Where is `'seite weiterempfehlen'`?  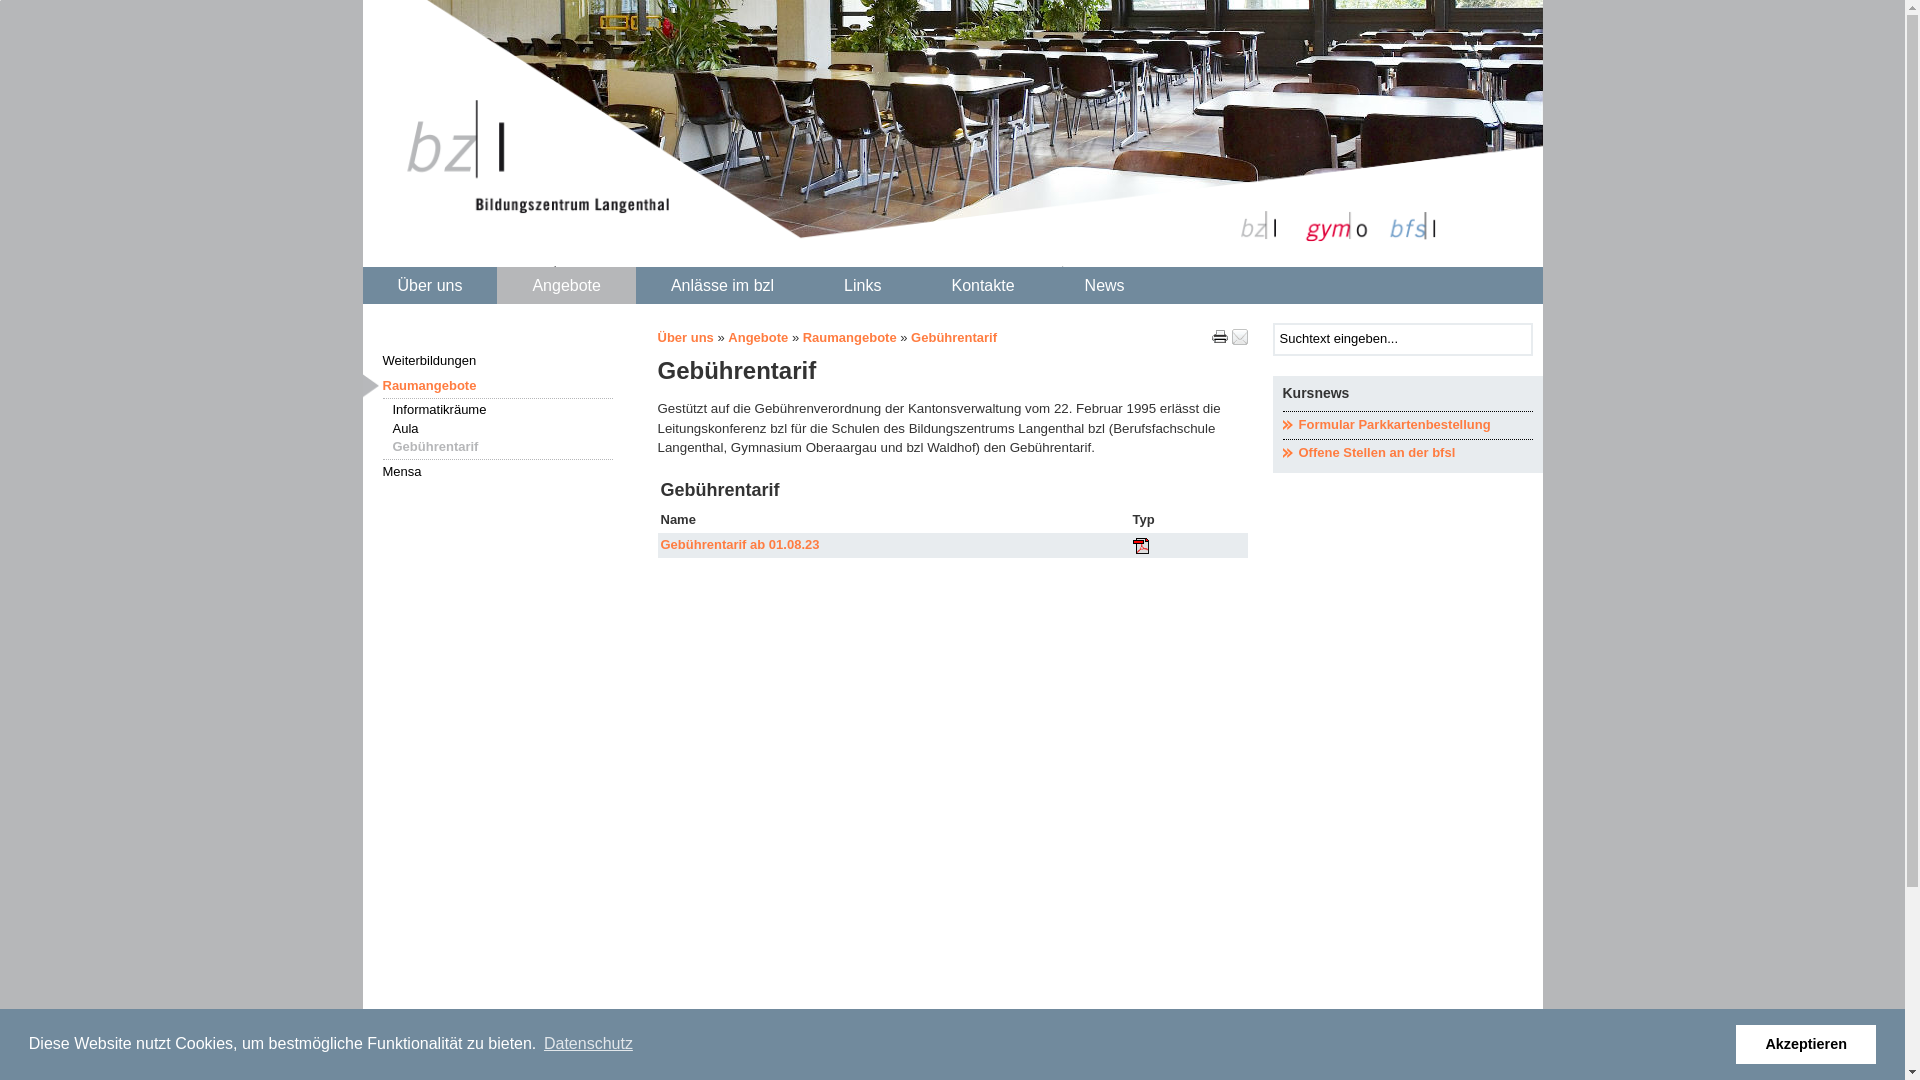
'seite weiterempfehlen' is located at coordinates (1238, 335).